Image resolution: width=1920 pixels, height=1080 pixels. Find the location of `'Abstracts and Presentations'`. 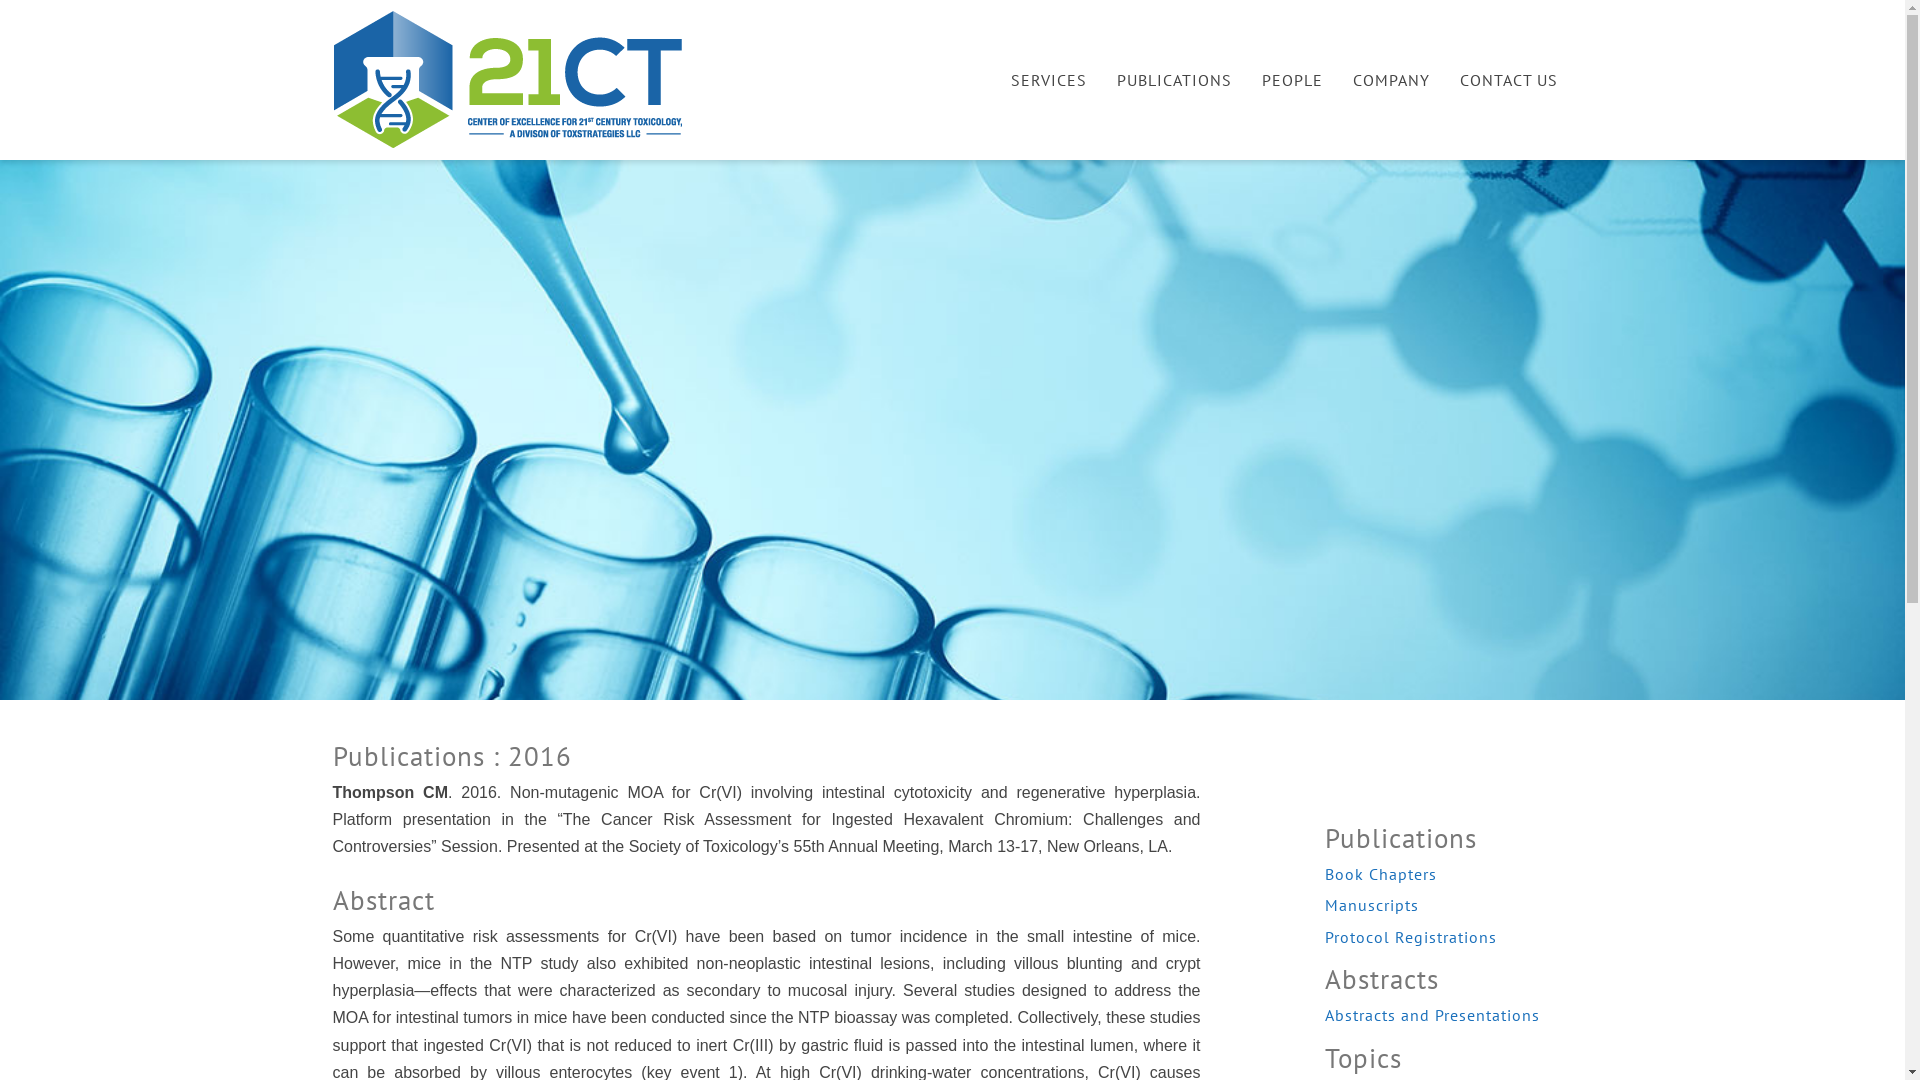

'Abstracts and Presentations' is located at coordinates (1448, 1015).